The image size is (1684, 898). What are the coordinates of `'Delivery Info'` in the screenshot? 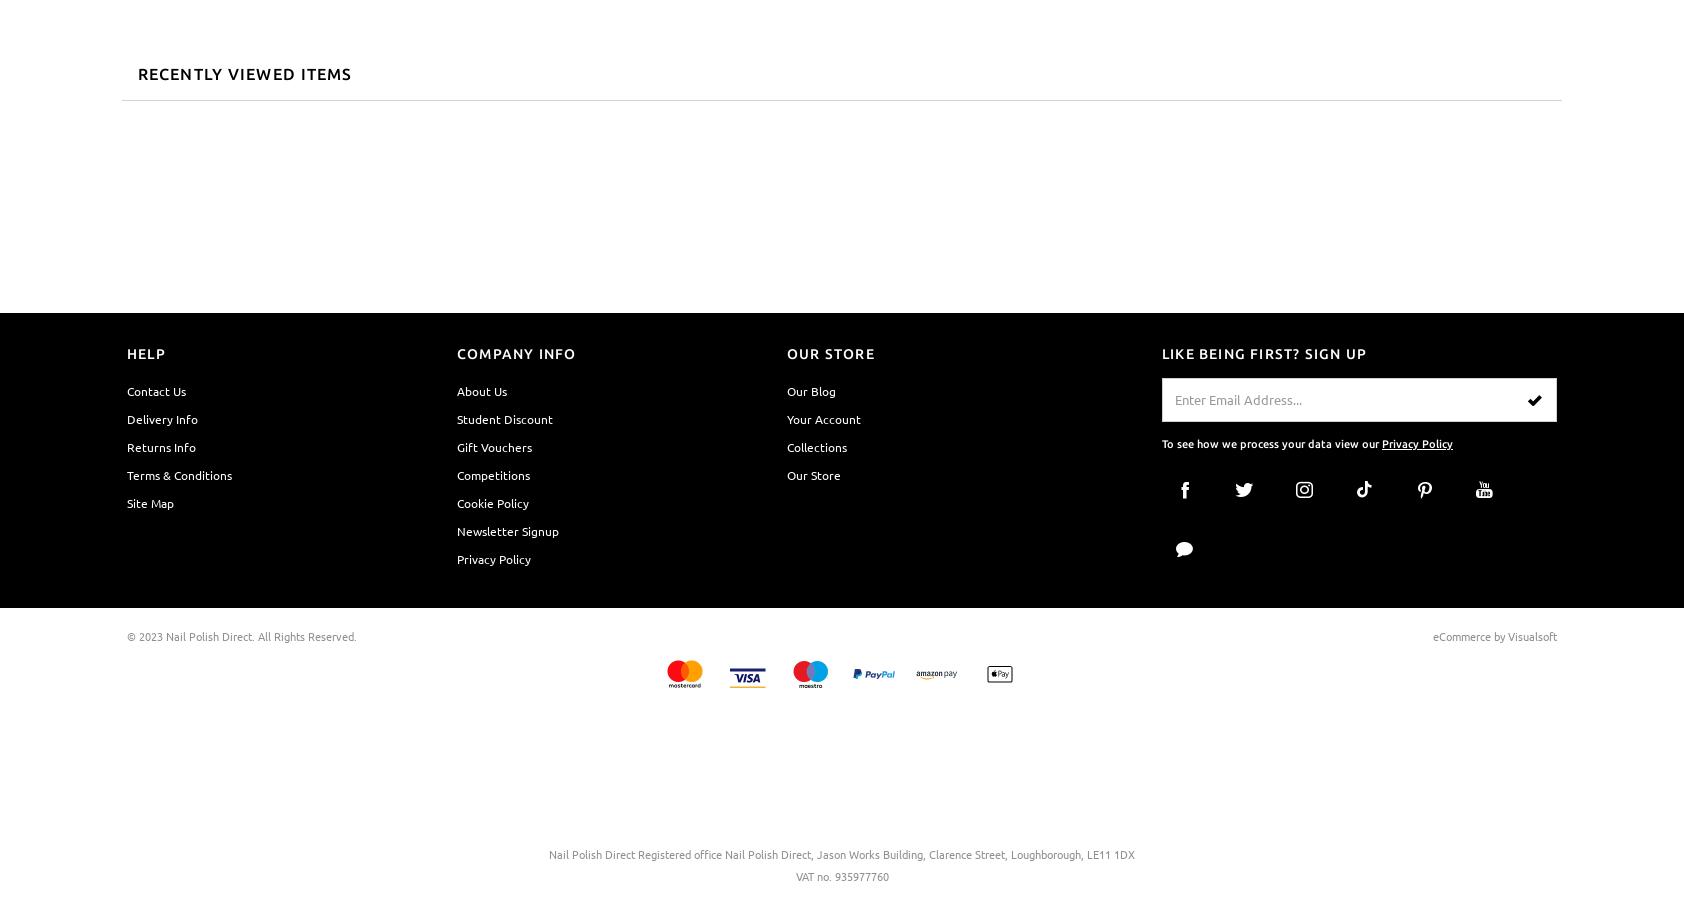 It's located at (161, 419).